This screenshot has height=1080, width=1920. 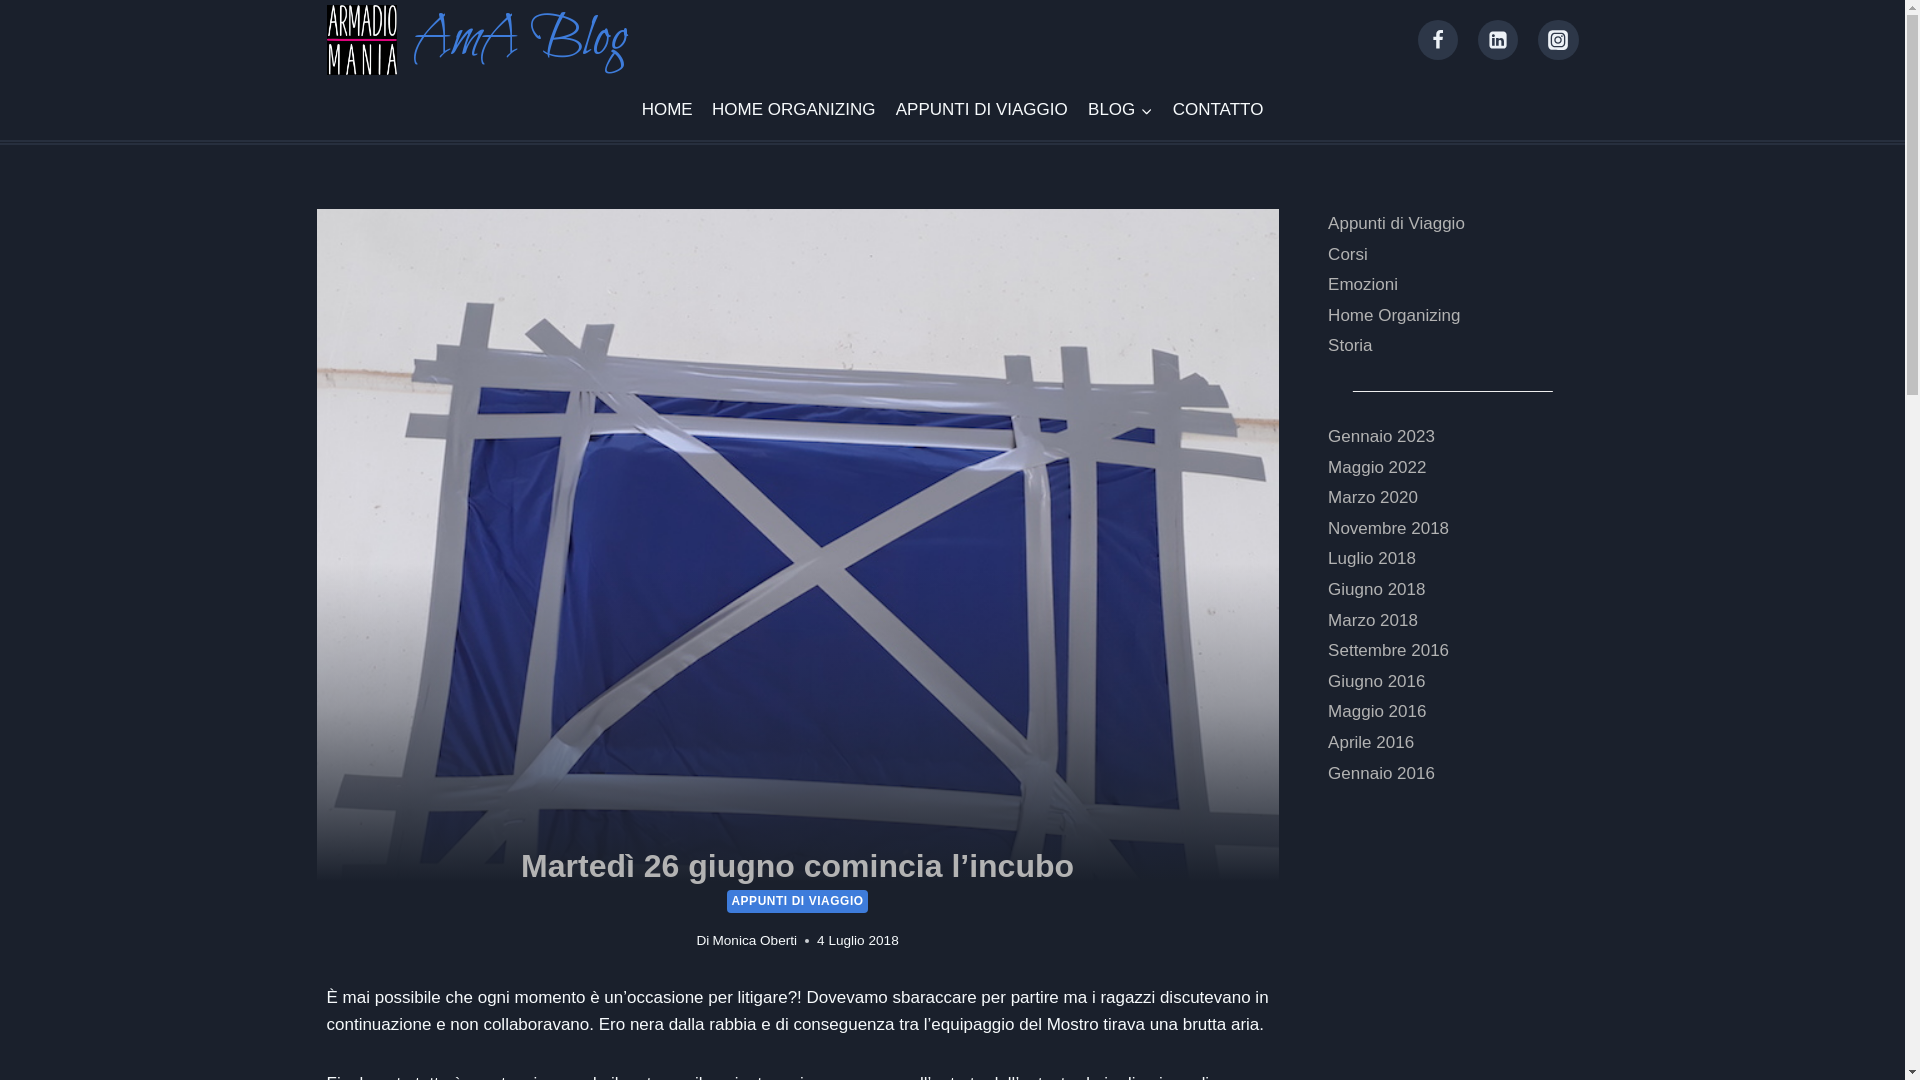 What do you see at coordinates (1375, 588) in the screenshot?
I see `'Giugno 2018'` at bounding box center [1375, 588].